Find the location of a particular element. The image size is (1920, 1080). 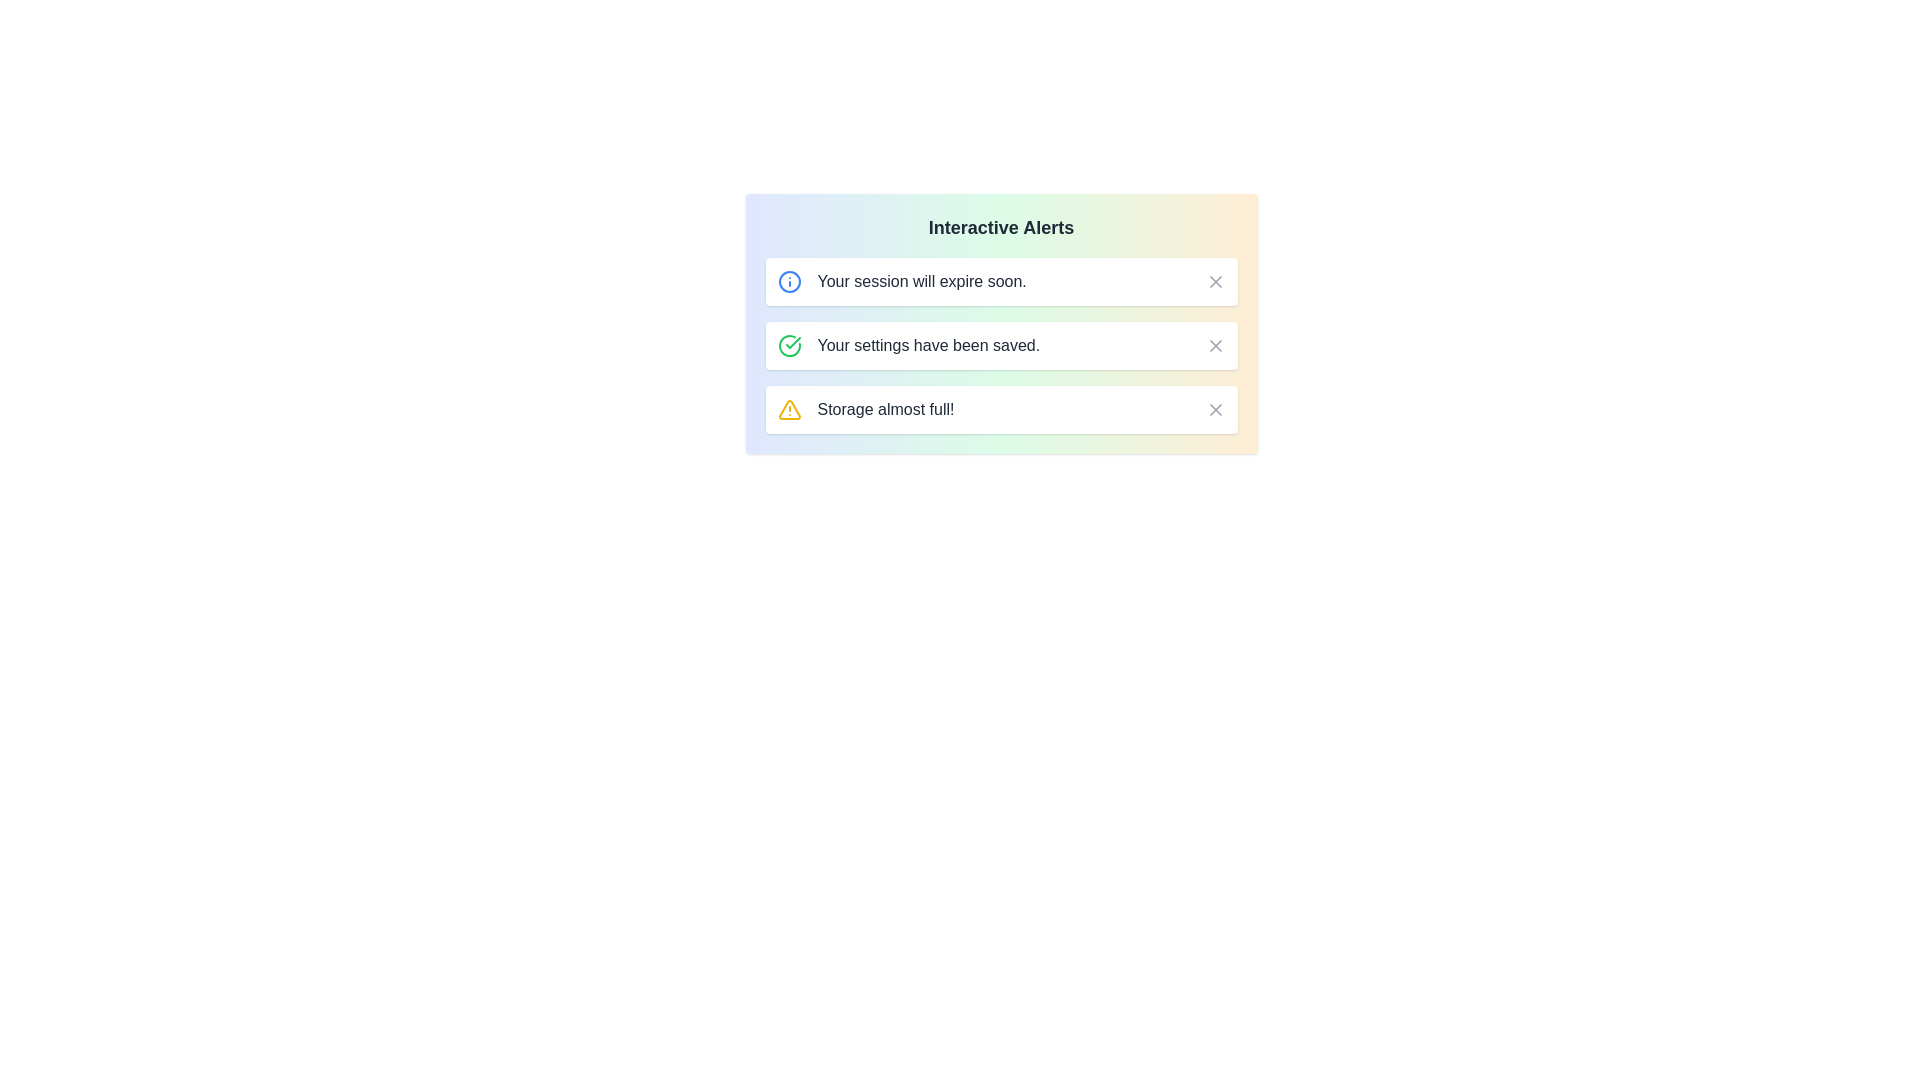

the circular information icon with a blue border and white interior located at the leftmost end of the notification bar stating 'Your session will expire soon.' is located at coordinates (788, 281).